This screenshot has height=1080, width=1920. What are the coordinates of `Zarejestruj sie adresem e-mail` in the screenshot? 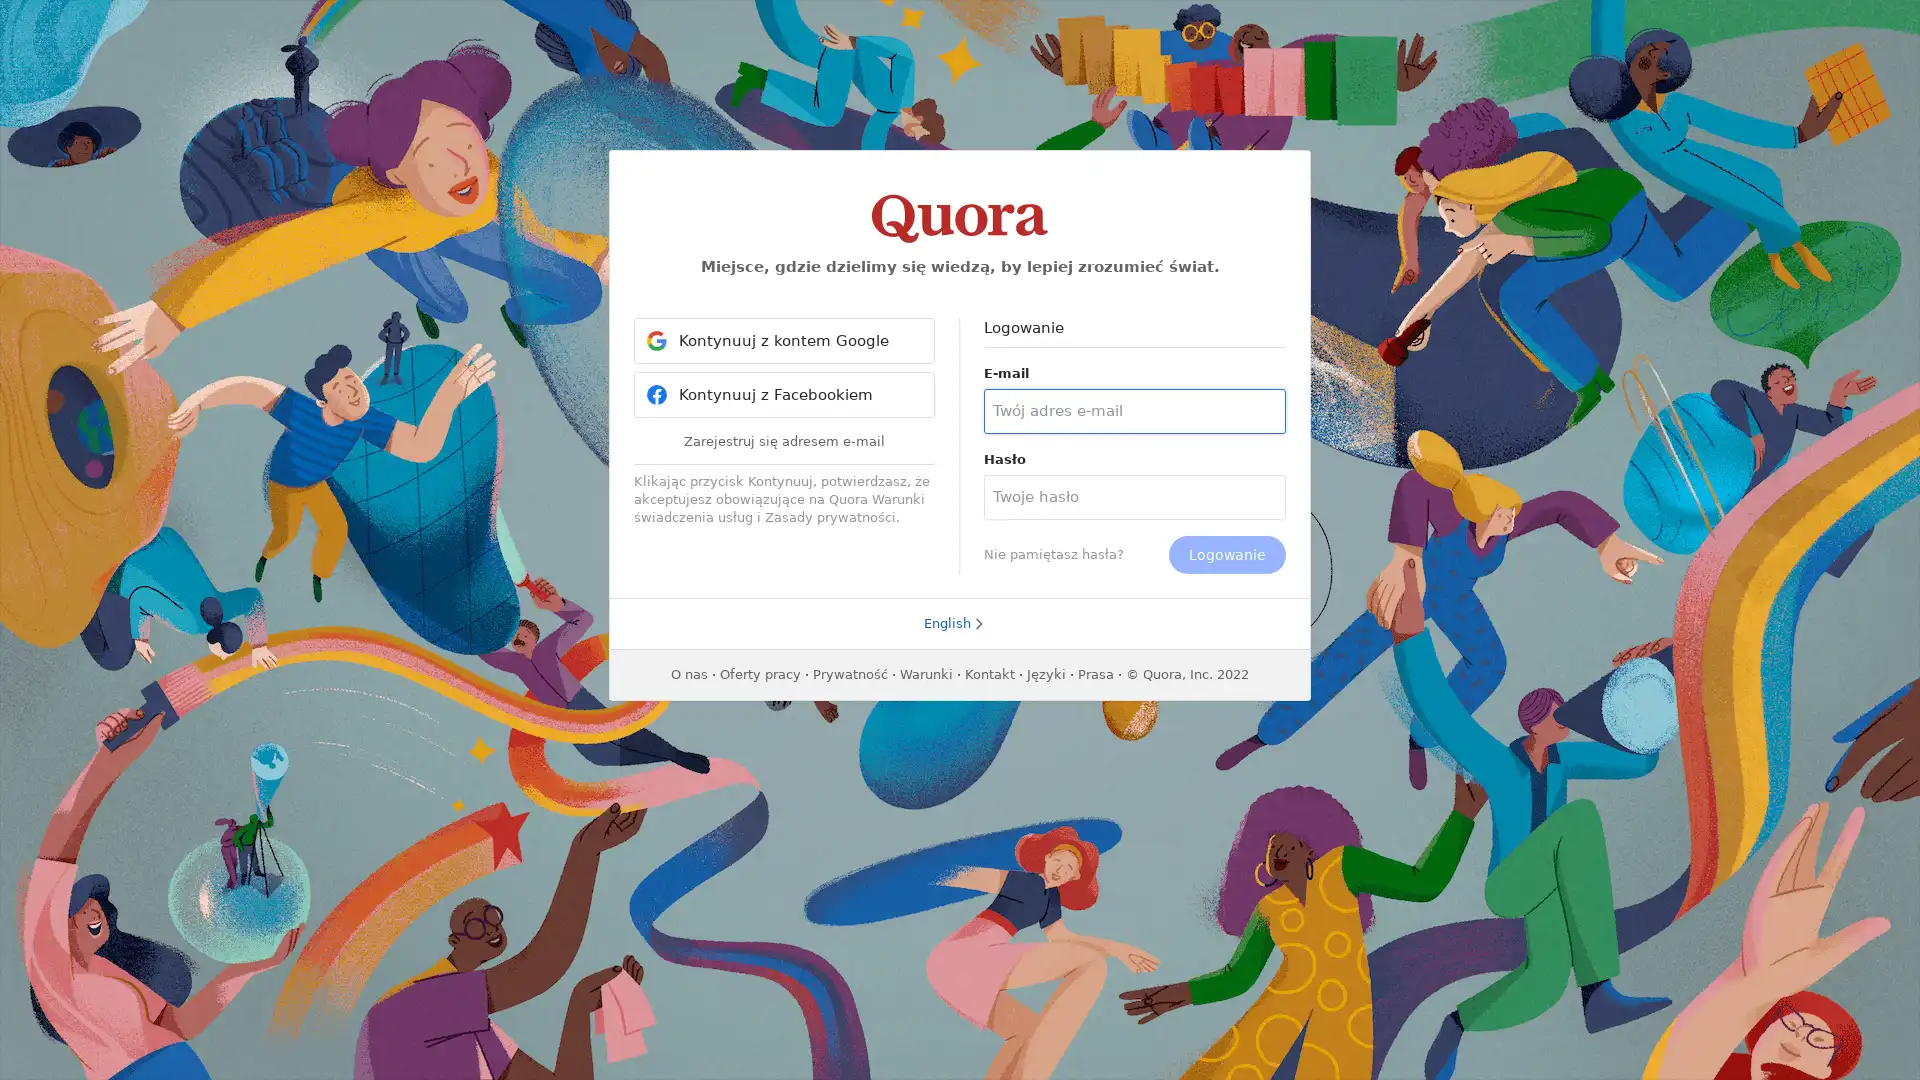 It's located at (783, 439).